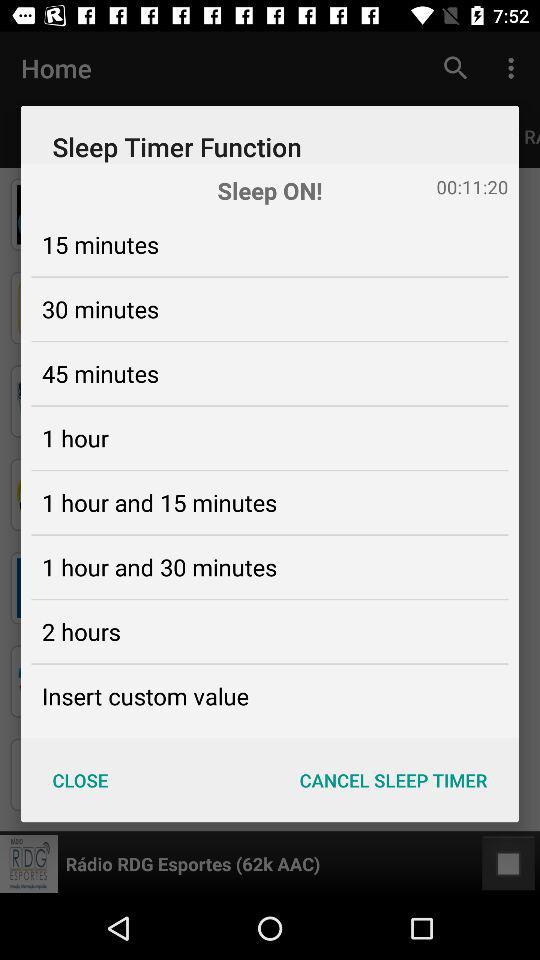  I want to click on item below the 2 hours item, so click(144, 696).